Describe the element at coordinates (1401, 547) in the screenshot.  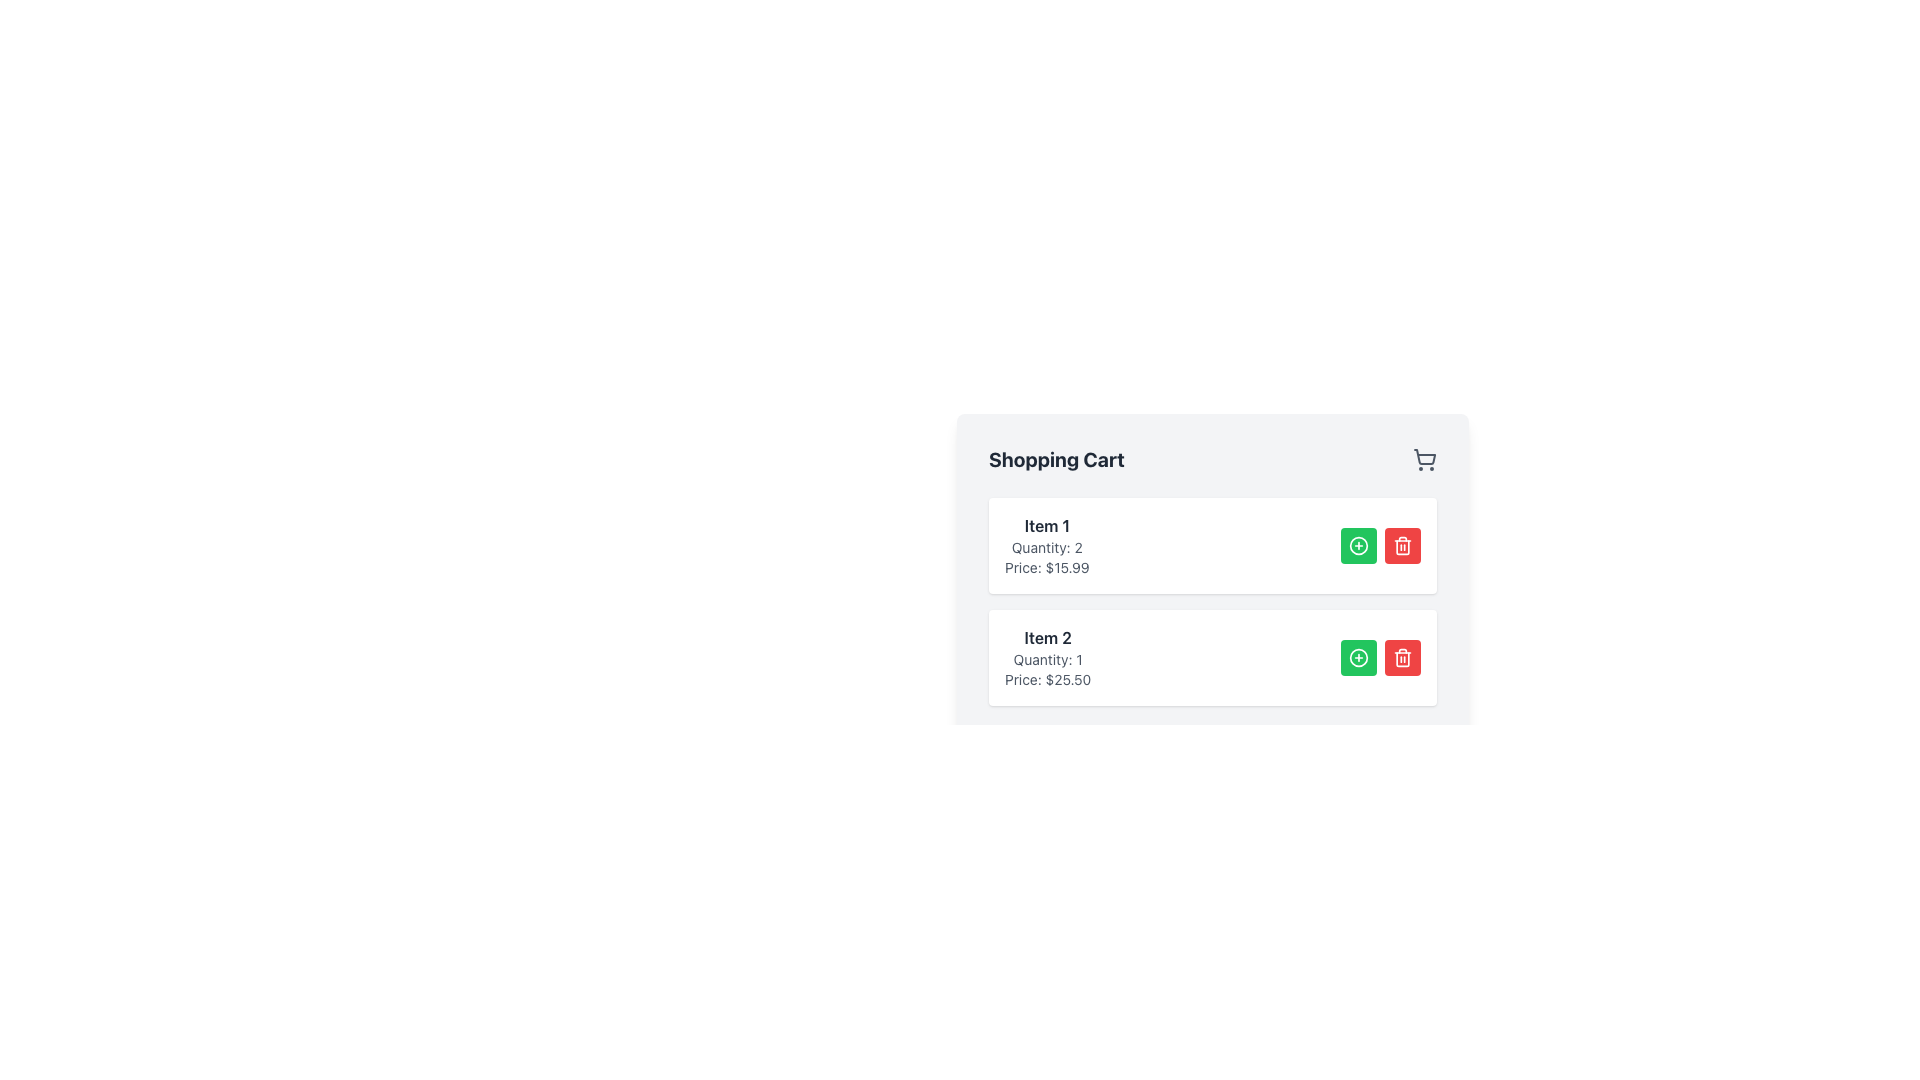
I see `the trash can icon for deletion indication, which is the second icon from the right in the actions column of the shopping cart interface` at that location.